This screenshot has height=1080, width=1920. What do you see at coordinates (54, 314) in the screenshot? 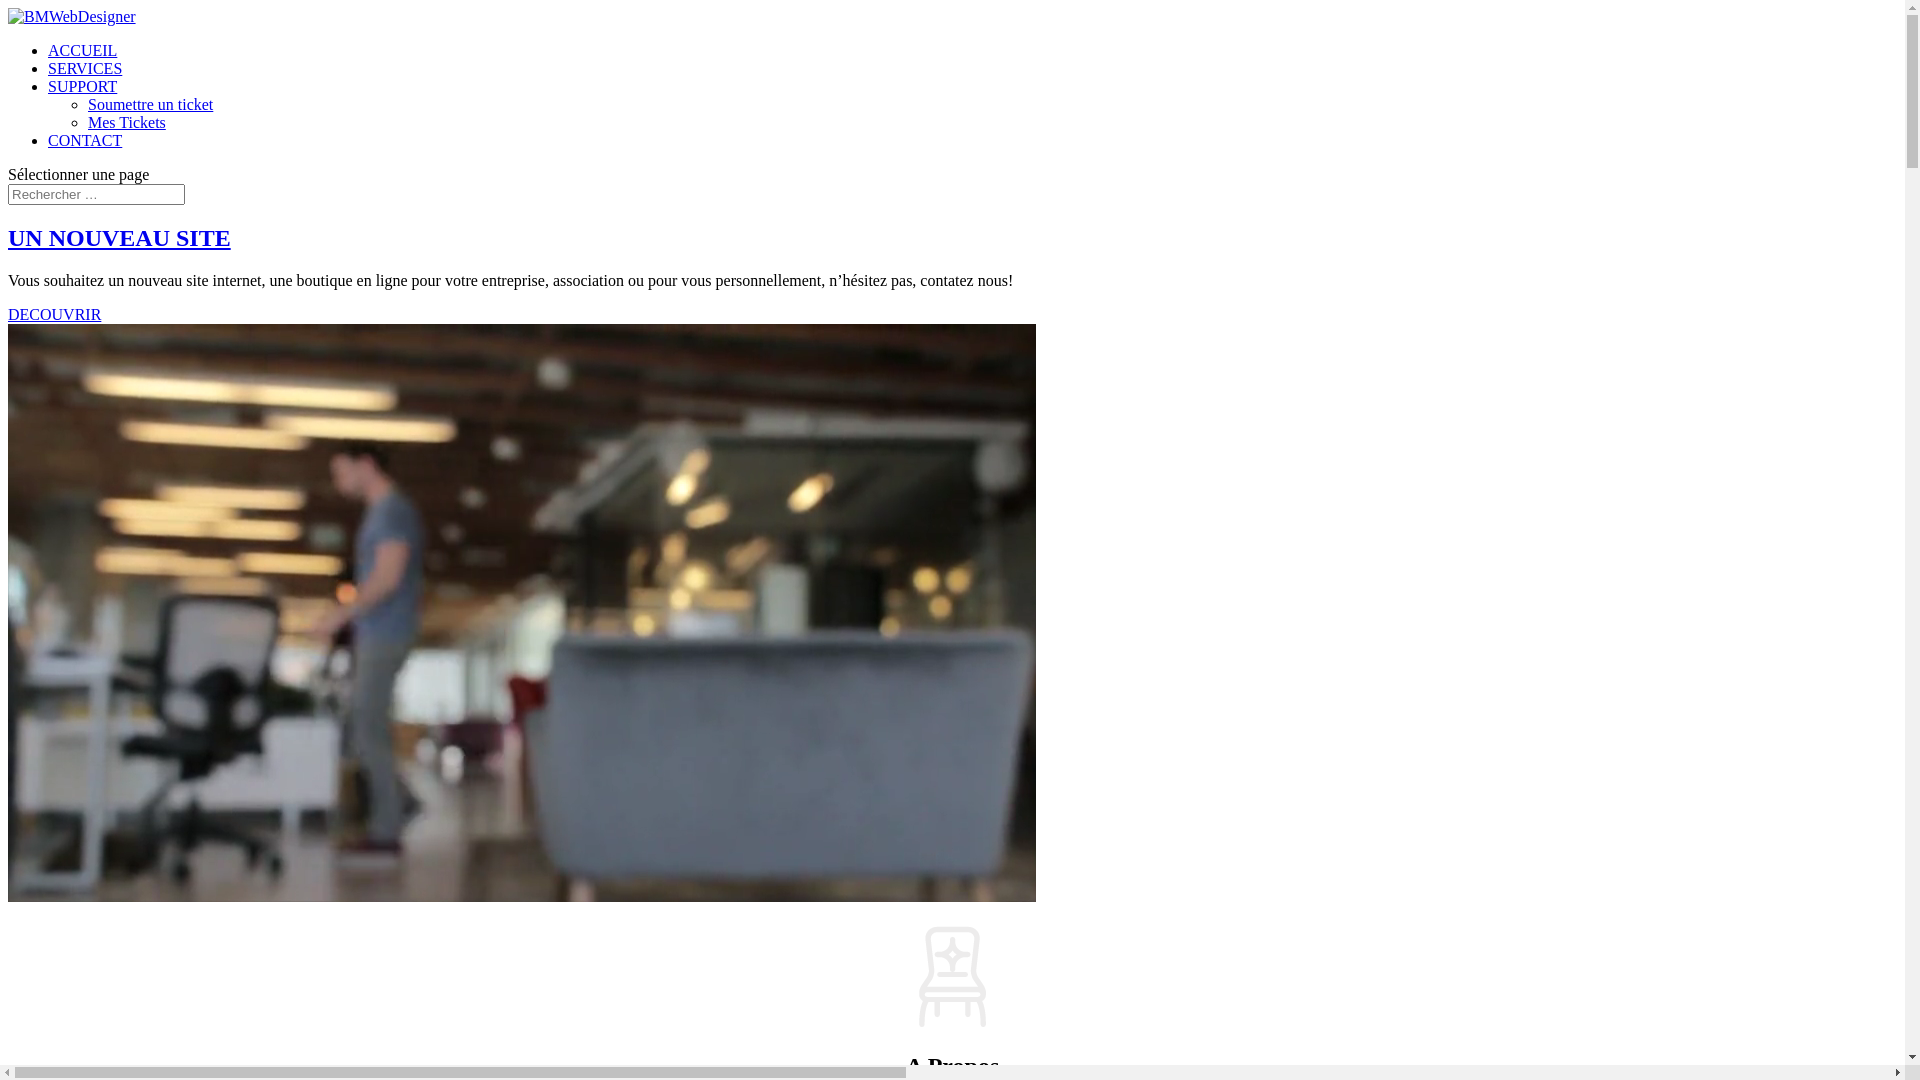
I see `'DECOUVRIR'` at bounding box center [54, 314].